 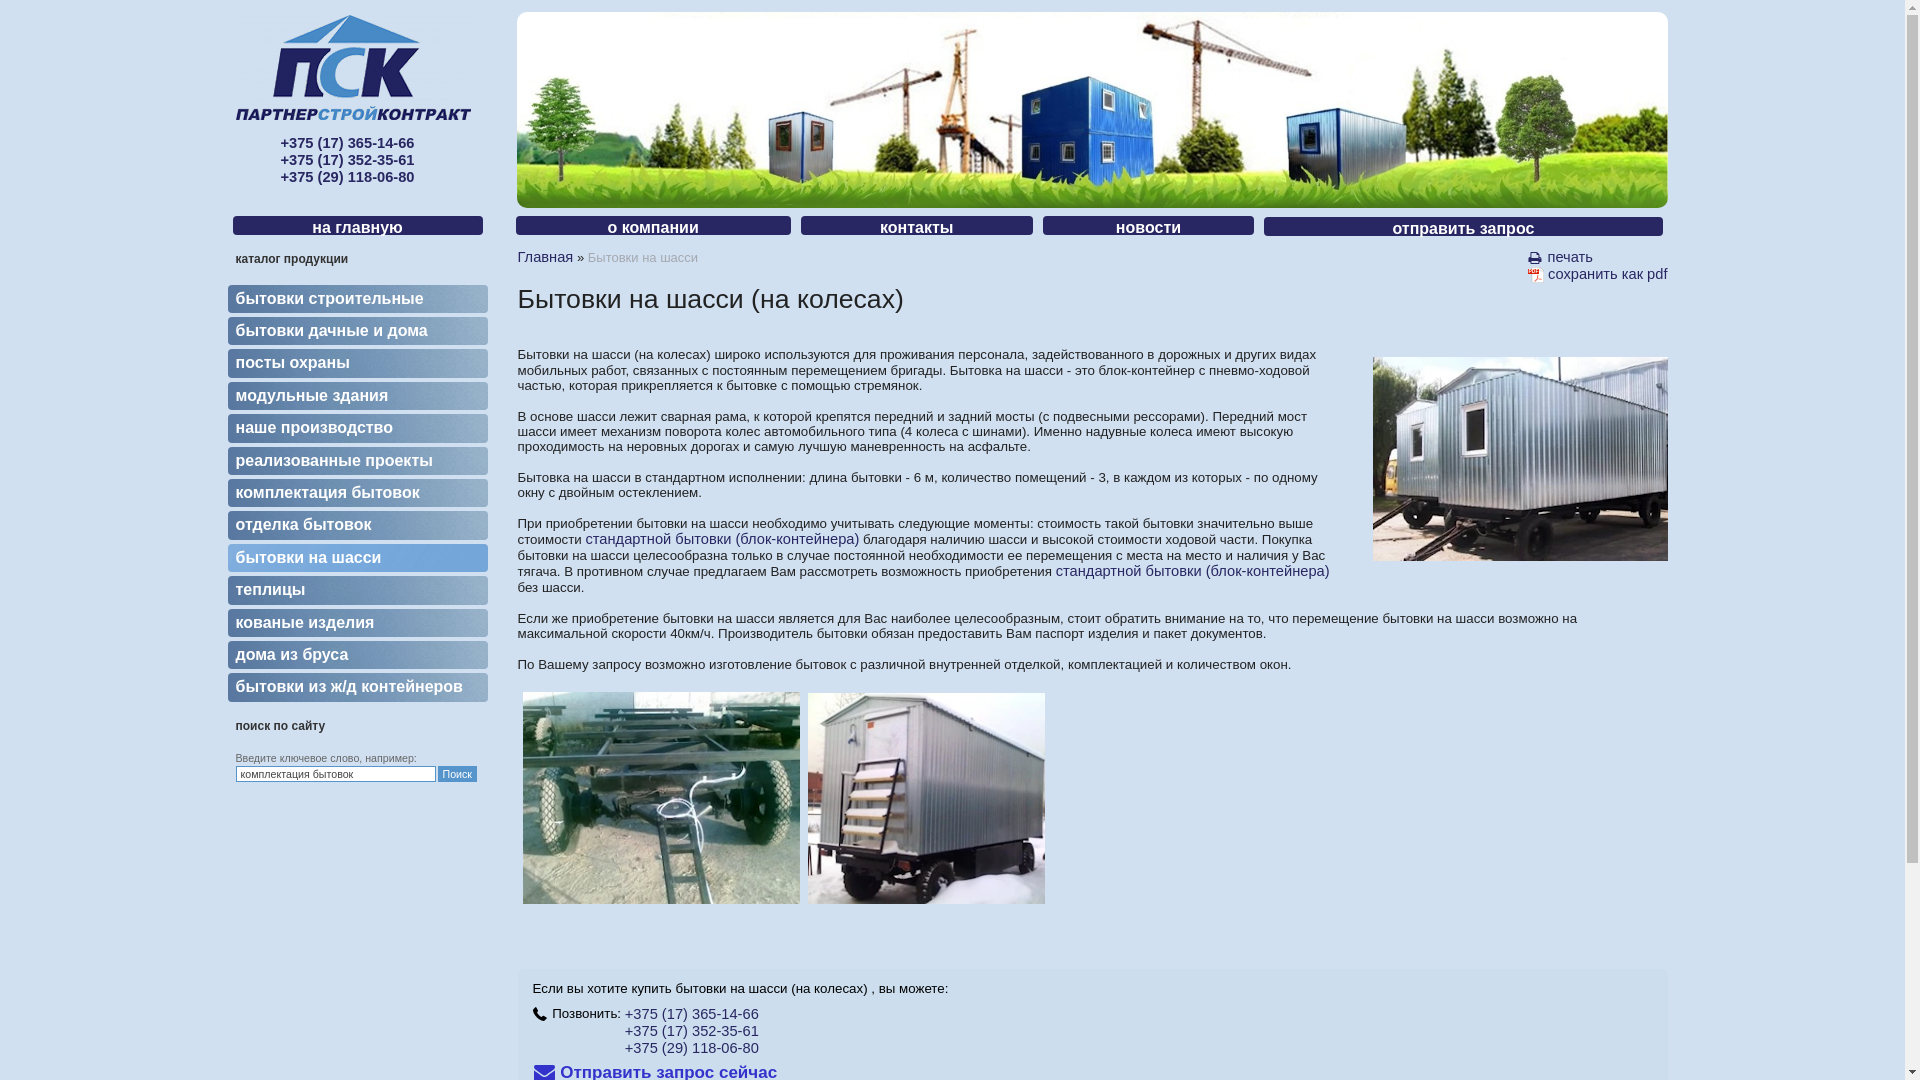 I want to click on '+375 (29) 118-06-80', so click(x=691, y=1047).